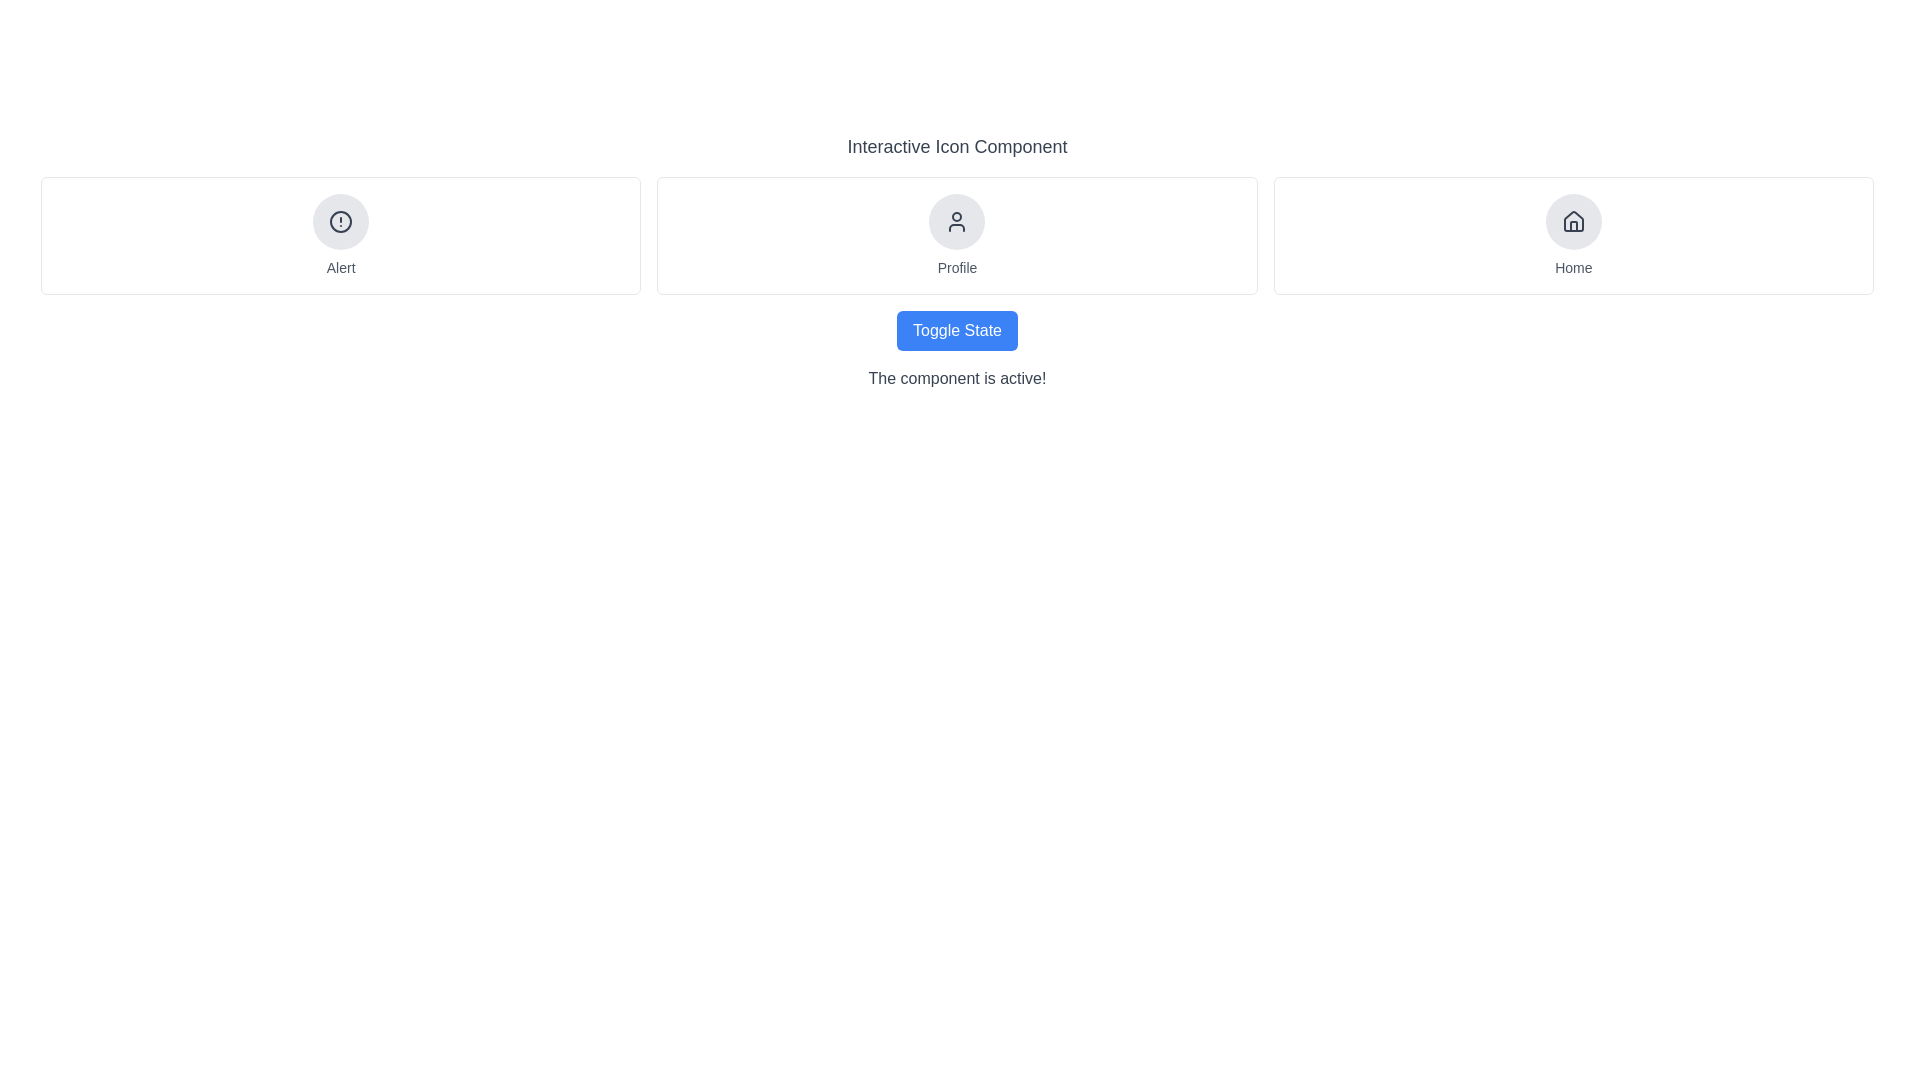  Describe the element at coordinates (956, 222) in the screenshot. I see `the user profile SVG icon located in the middle column of a three-column layout, adjacent to the 'Alert' icon on the left and the 'Home' icon on the right, which is part of a labeled button titled 'Profile'` at that location.